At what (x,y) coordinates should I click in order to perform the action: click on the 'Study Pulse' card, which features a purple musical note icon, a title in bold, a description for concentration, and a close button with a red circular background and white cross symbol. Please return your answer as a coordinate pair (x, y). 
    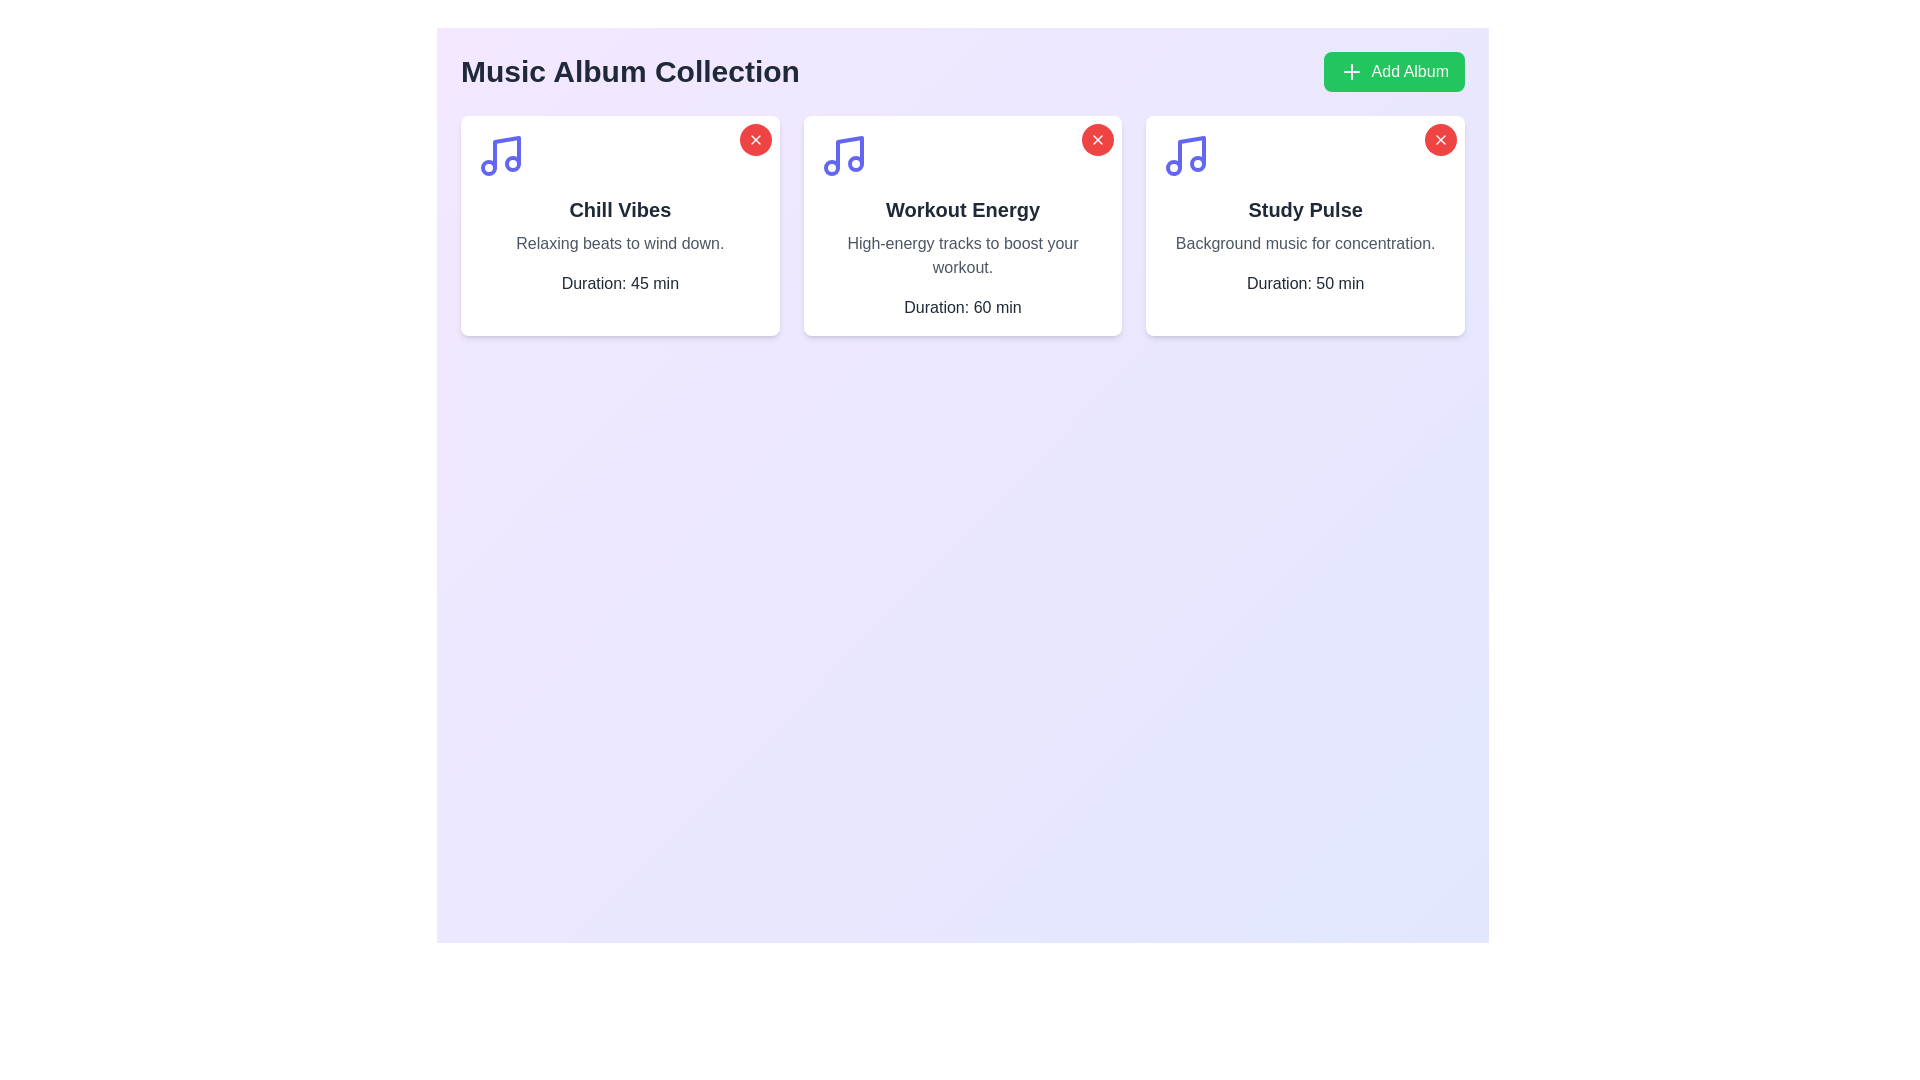
    Looking at the image, I should click on (1305, 225).